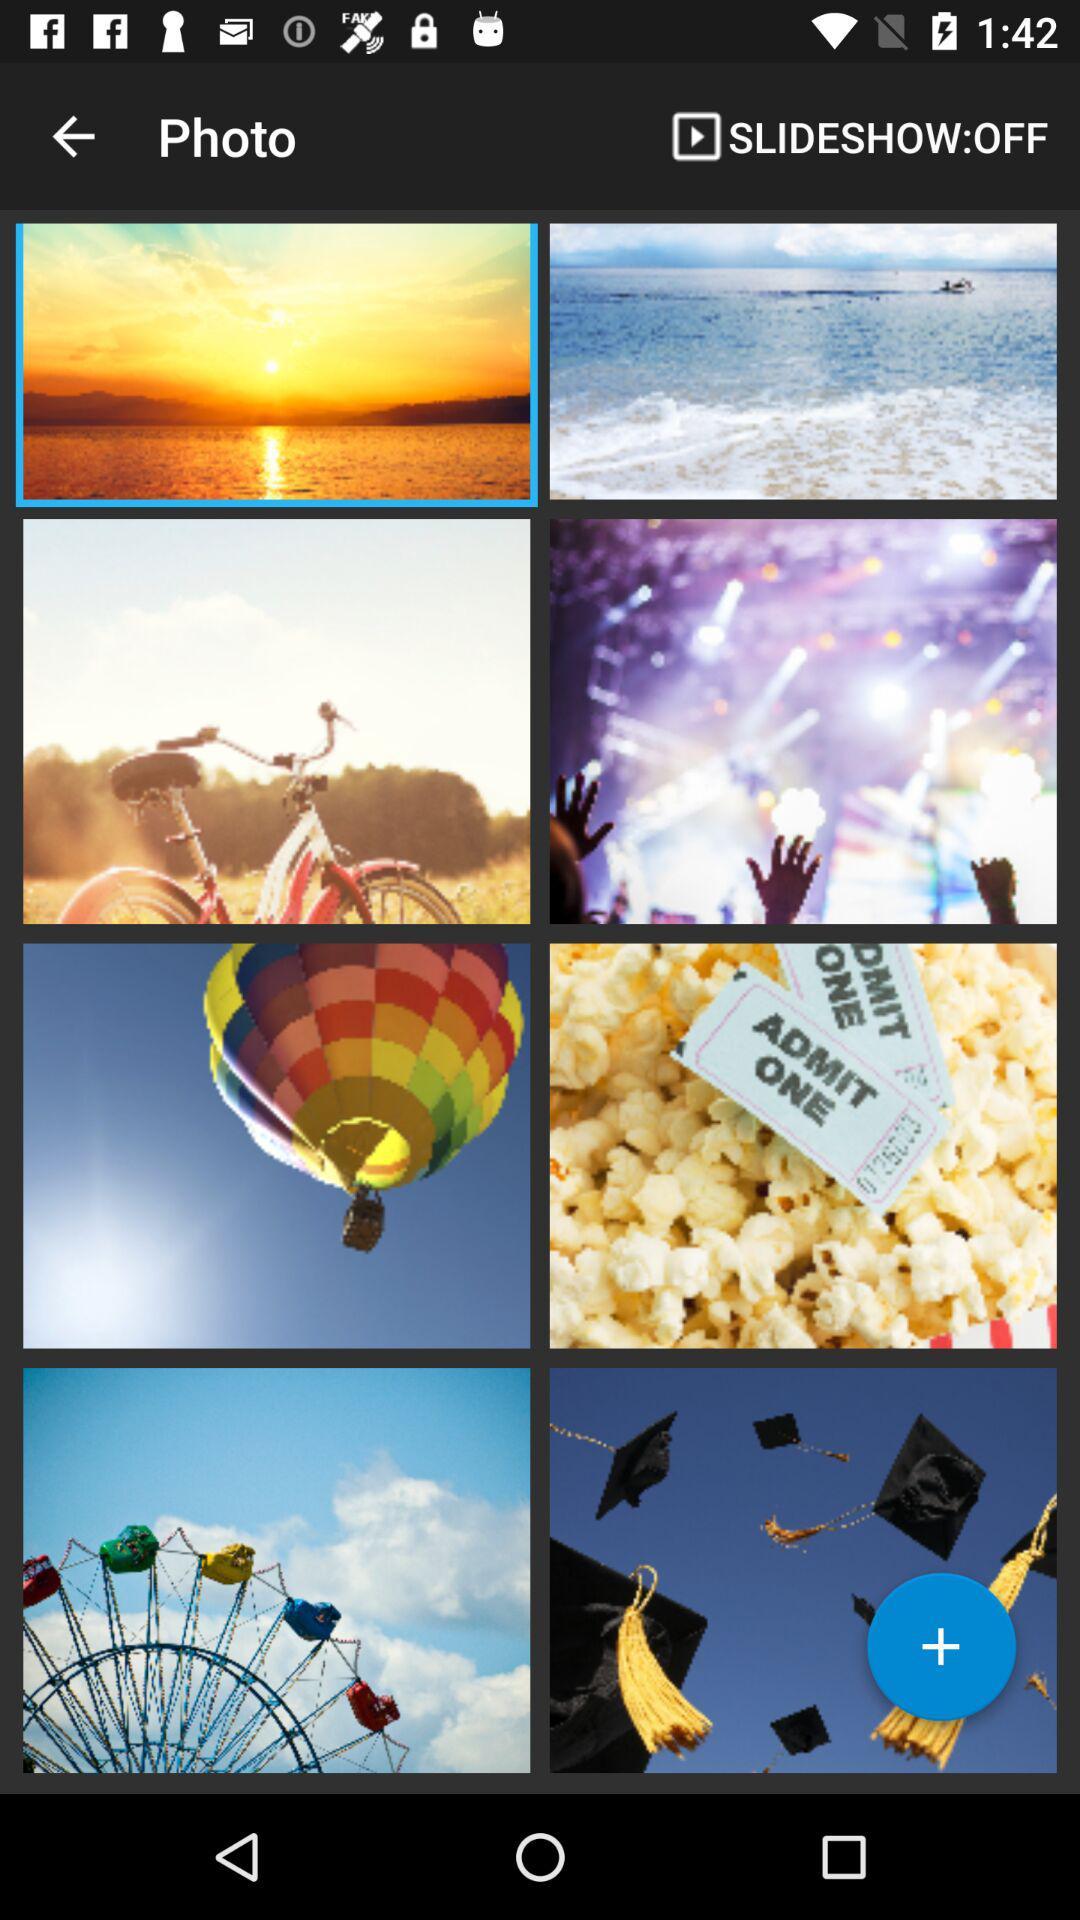 The height and width of the screenshot is (1920, 1080). I want to click on pitcher, so click(276, 1567).